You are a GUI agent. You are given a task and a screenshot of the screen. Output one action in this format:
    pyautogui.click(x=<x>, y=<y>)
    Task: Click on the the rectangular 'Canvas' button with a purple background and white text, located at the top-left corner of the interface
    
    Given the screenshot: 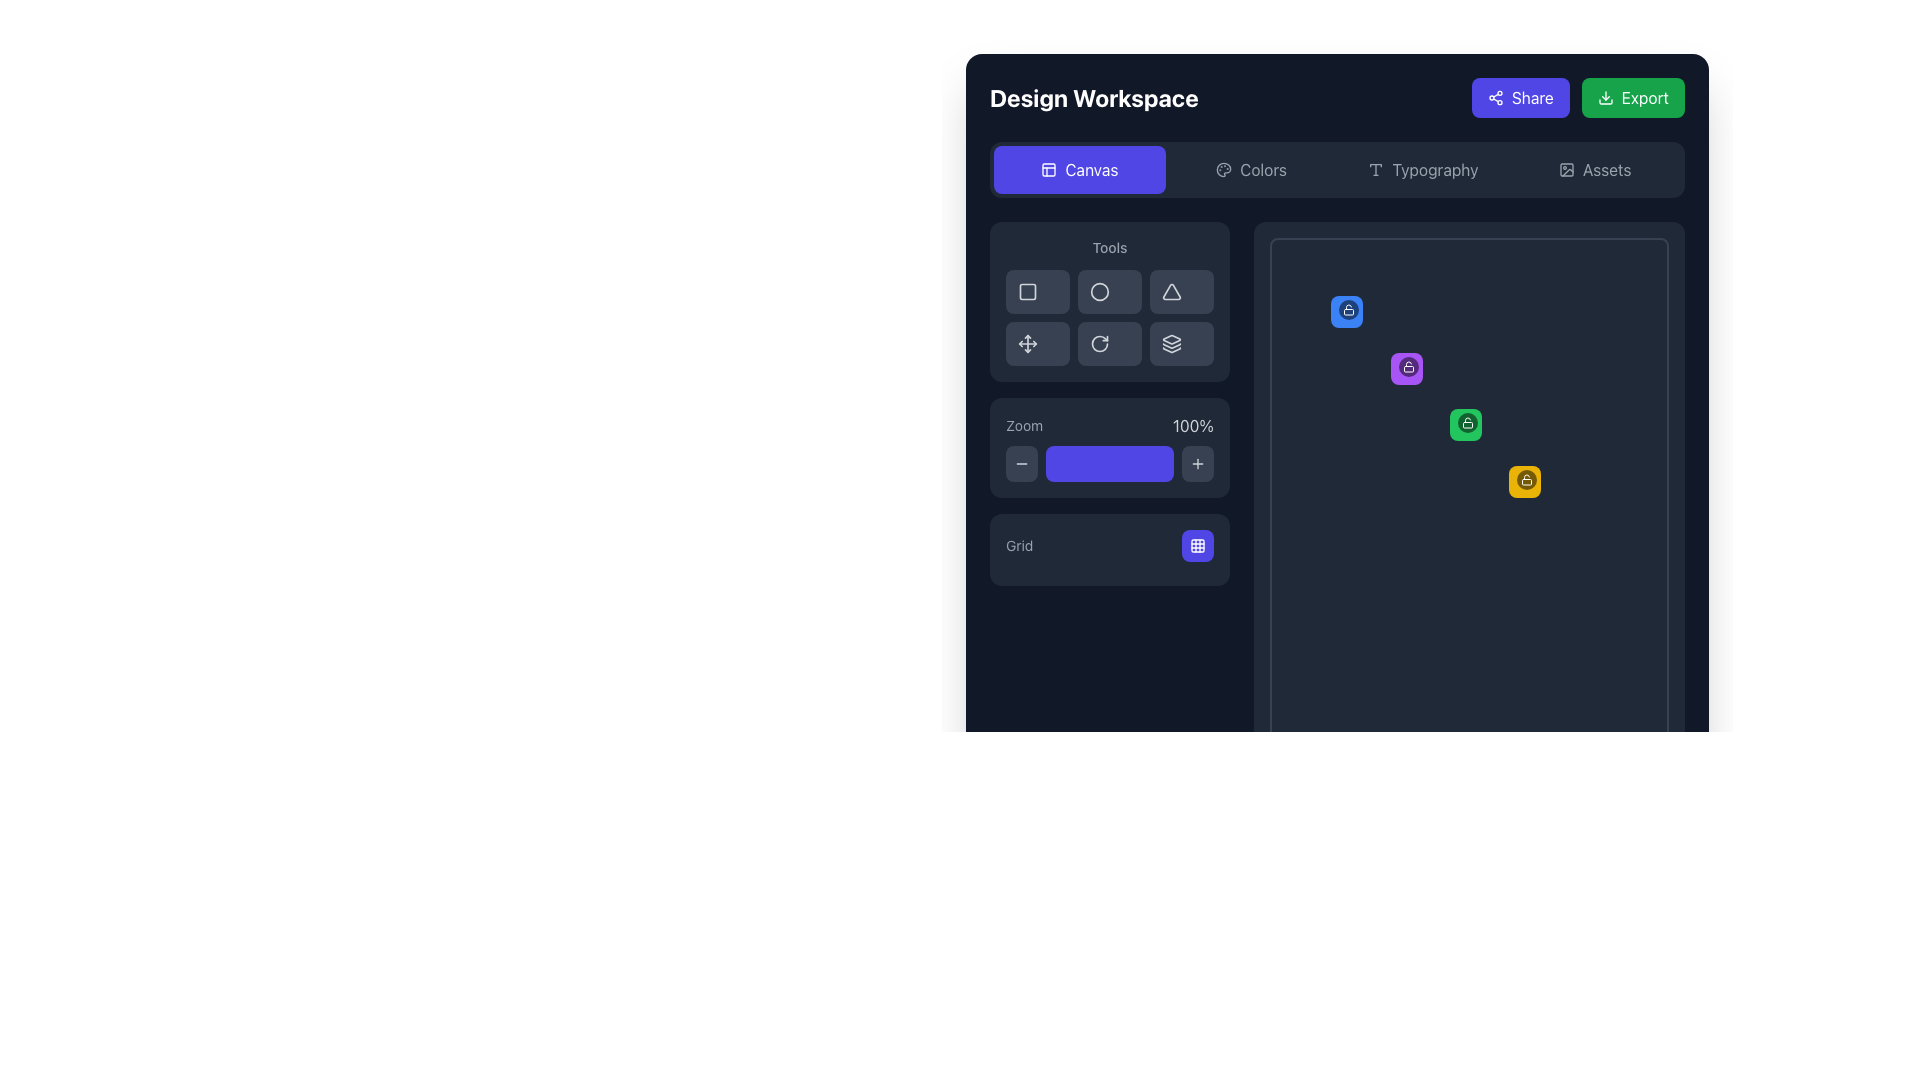 What is the action you would take?
    pyautogui.click(x=1078, y=168)
    